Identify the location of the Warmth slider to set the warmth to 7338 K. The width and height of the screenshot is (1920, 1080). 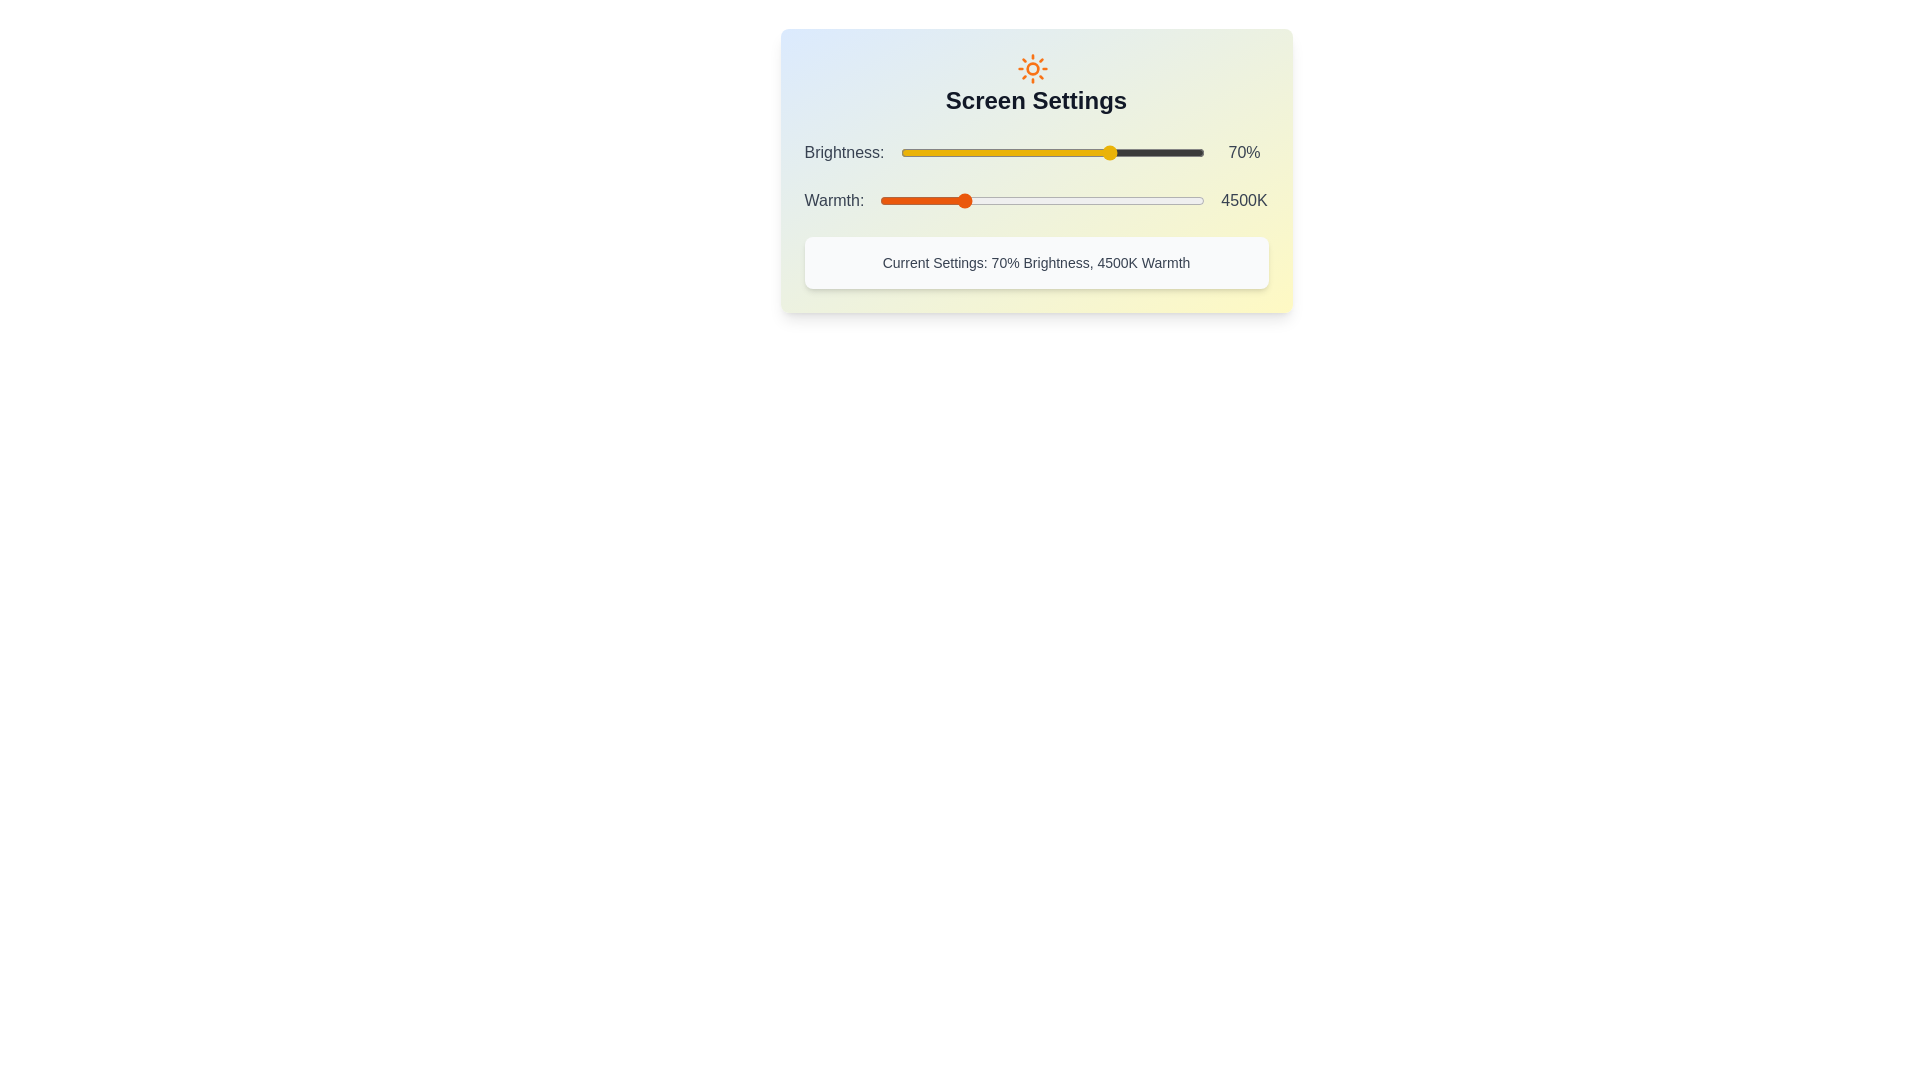
(1113, 200).